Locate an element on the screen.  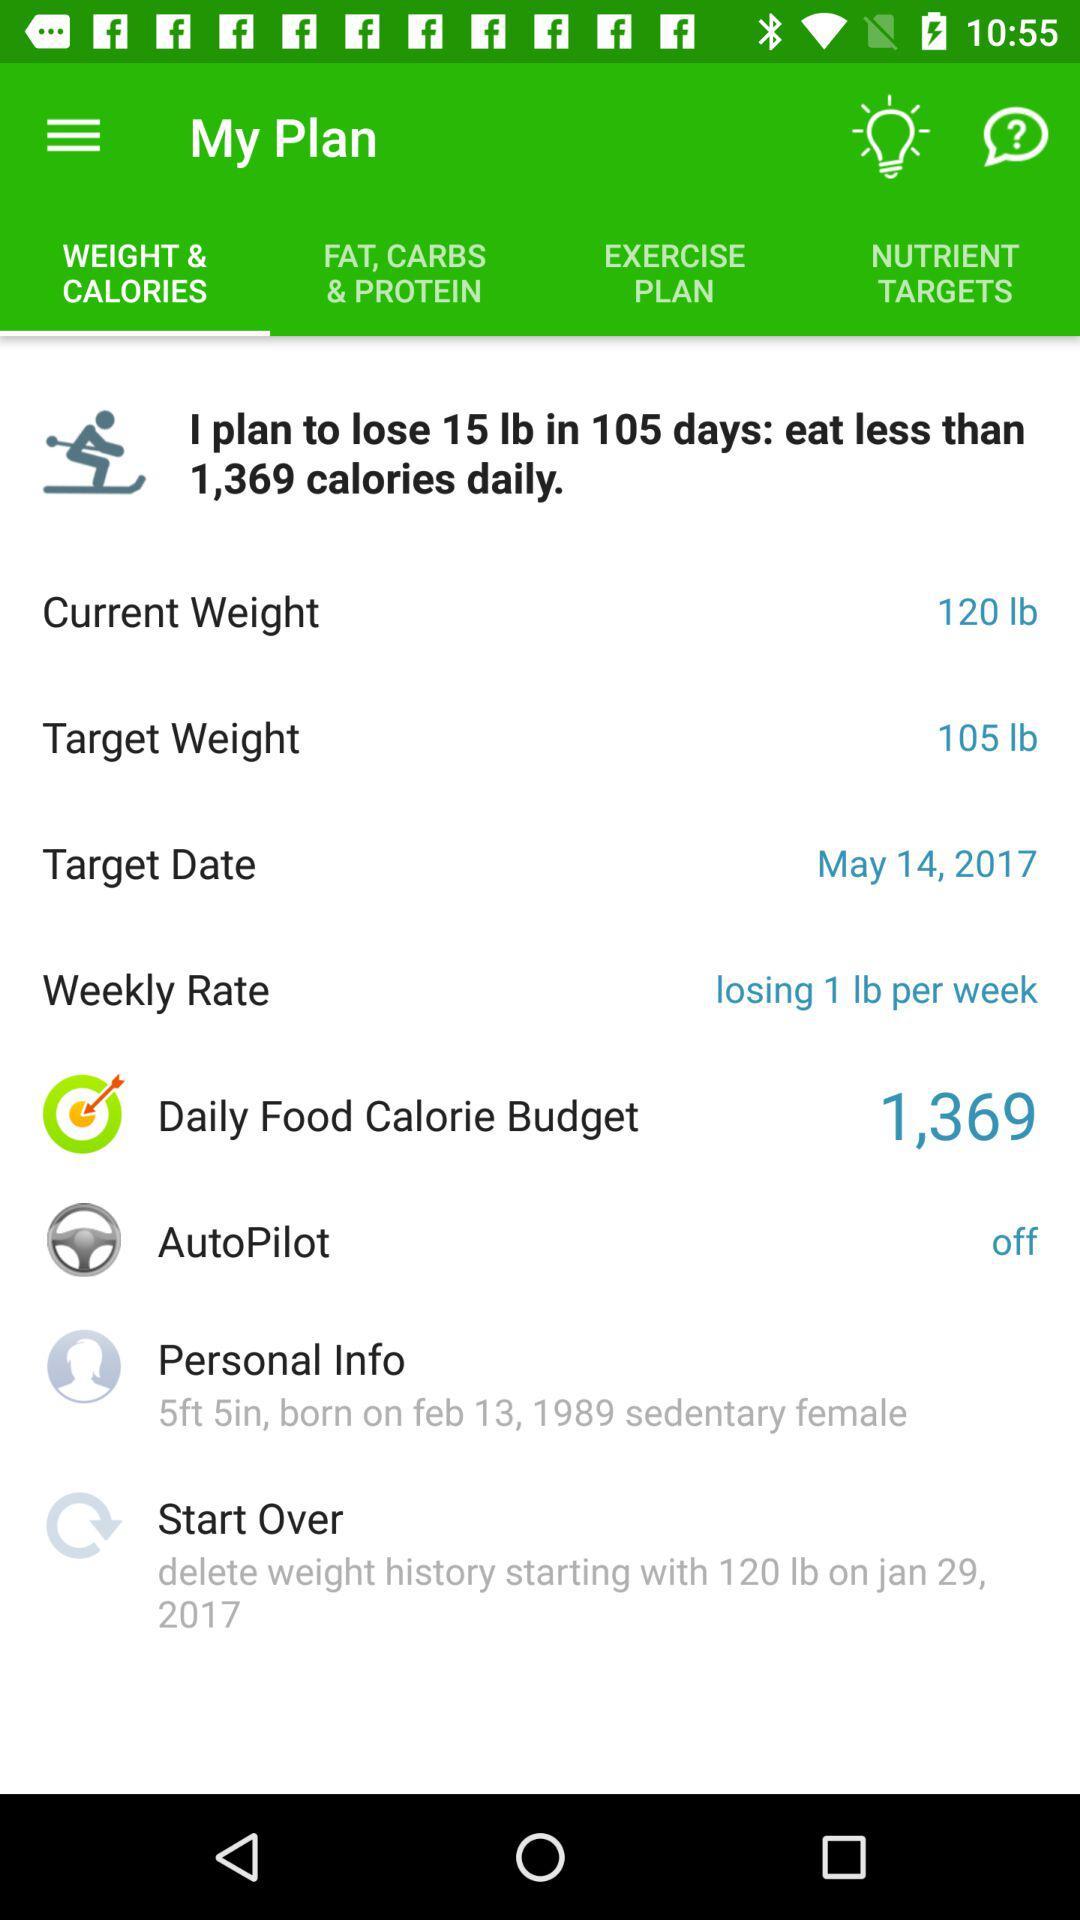
item above nutrient is located at coordinates (890, 135).